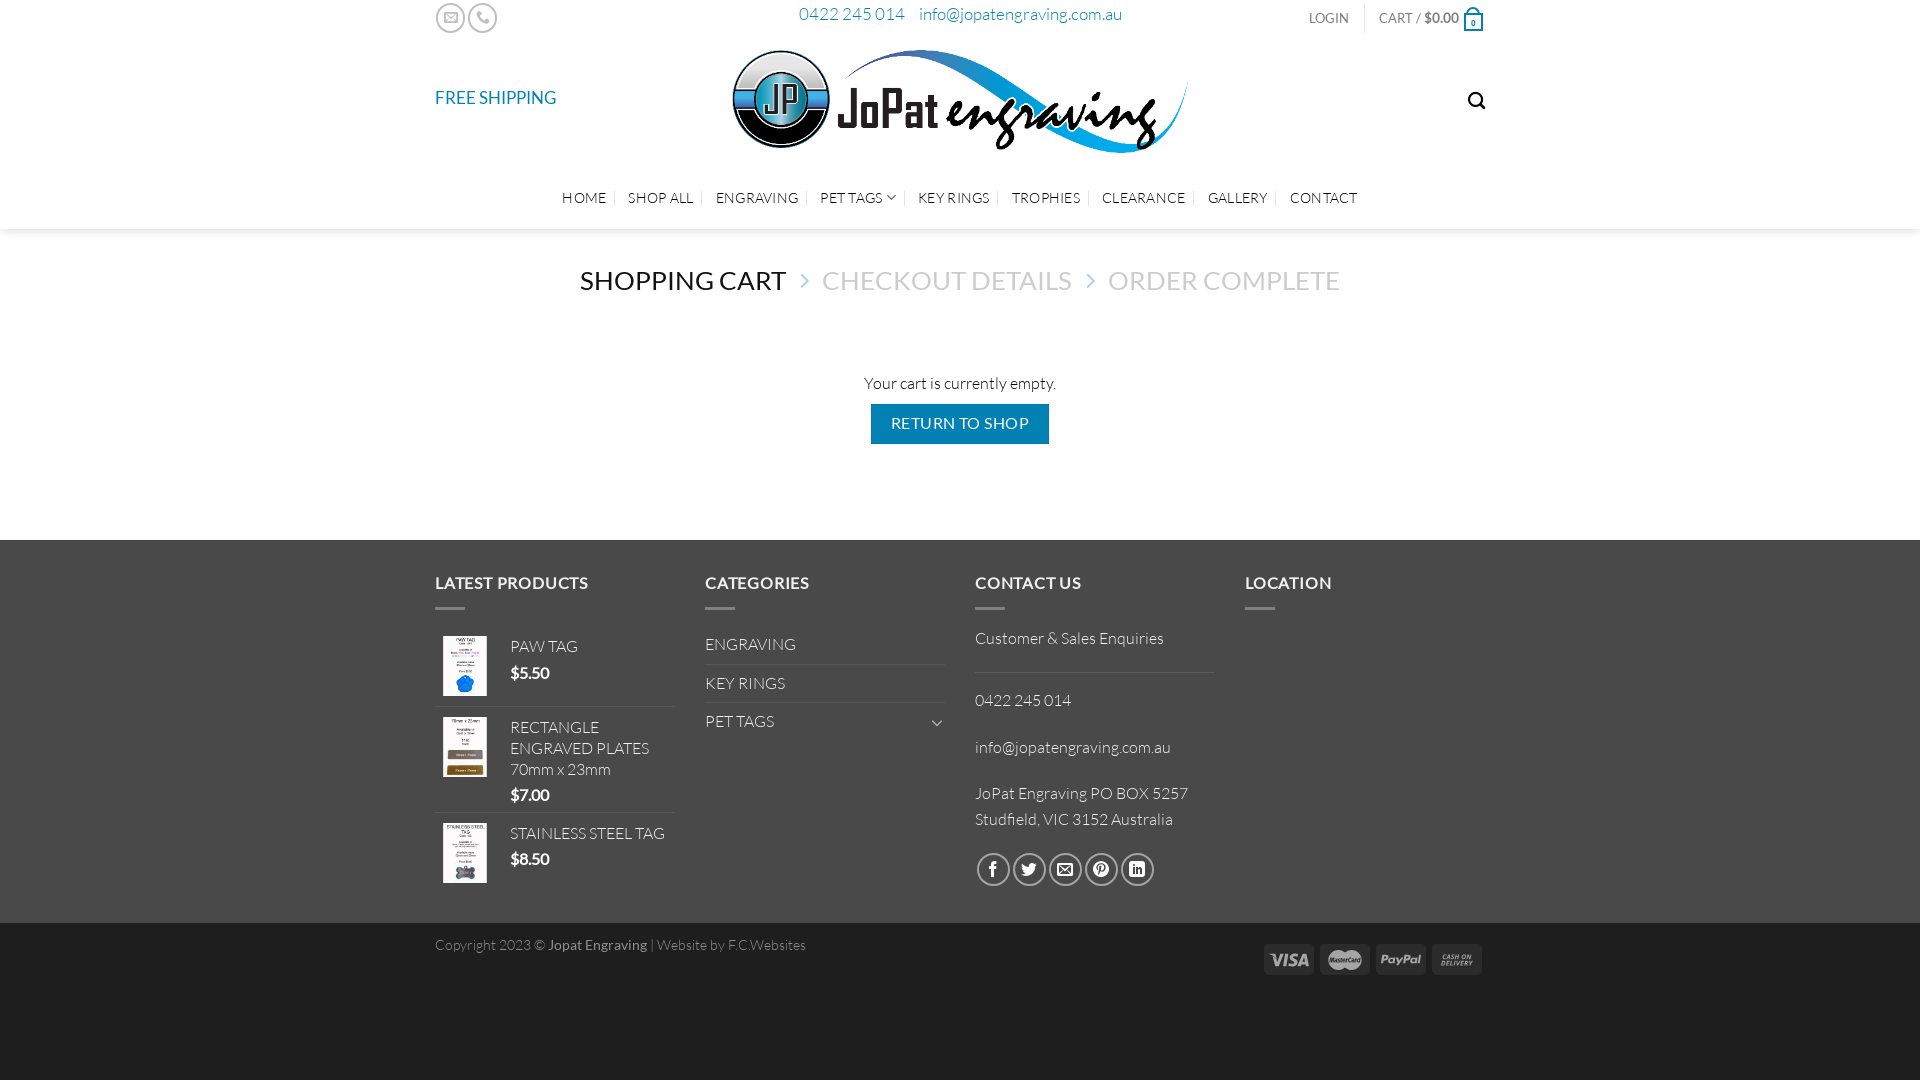 This screenshot has width=1920, height=1080. I want to click on 'Share on Twitter', so click(1029, 868).